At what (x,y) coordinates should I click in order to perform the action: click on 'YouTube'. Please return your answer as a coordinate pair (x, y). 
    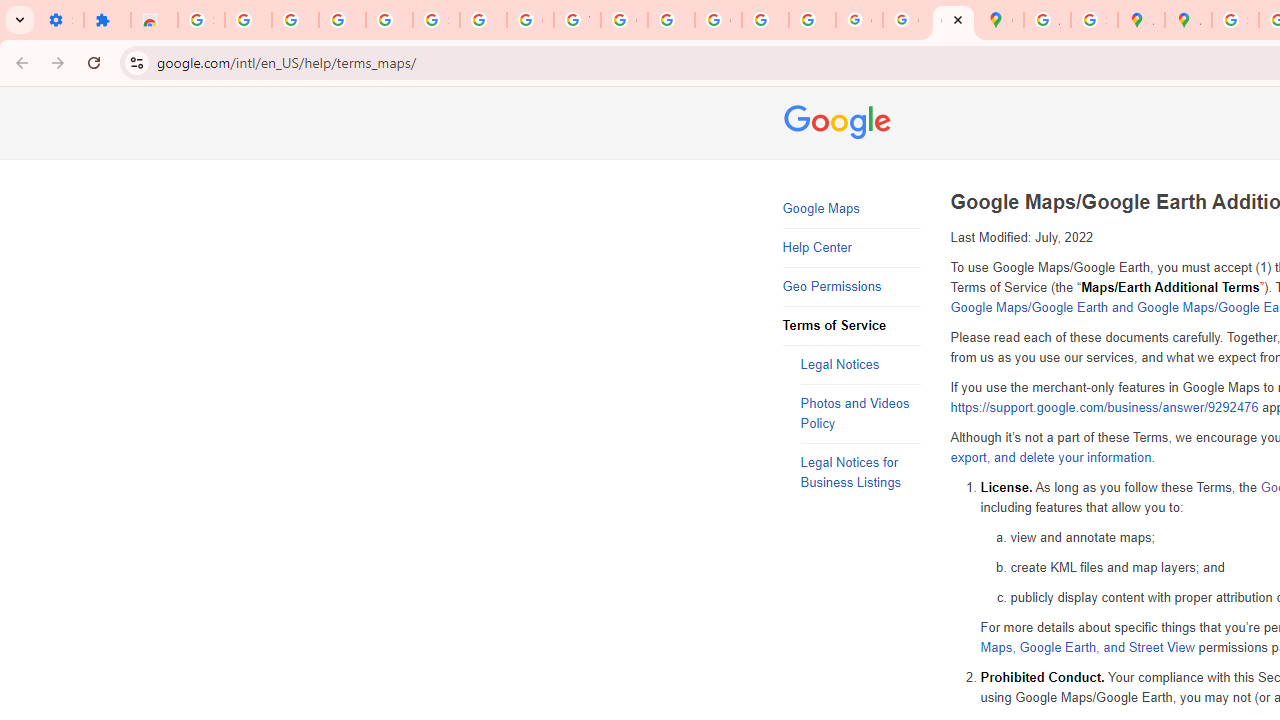
    Looking at the image, I should click on (576, 20).